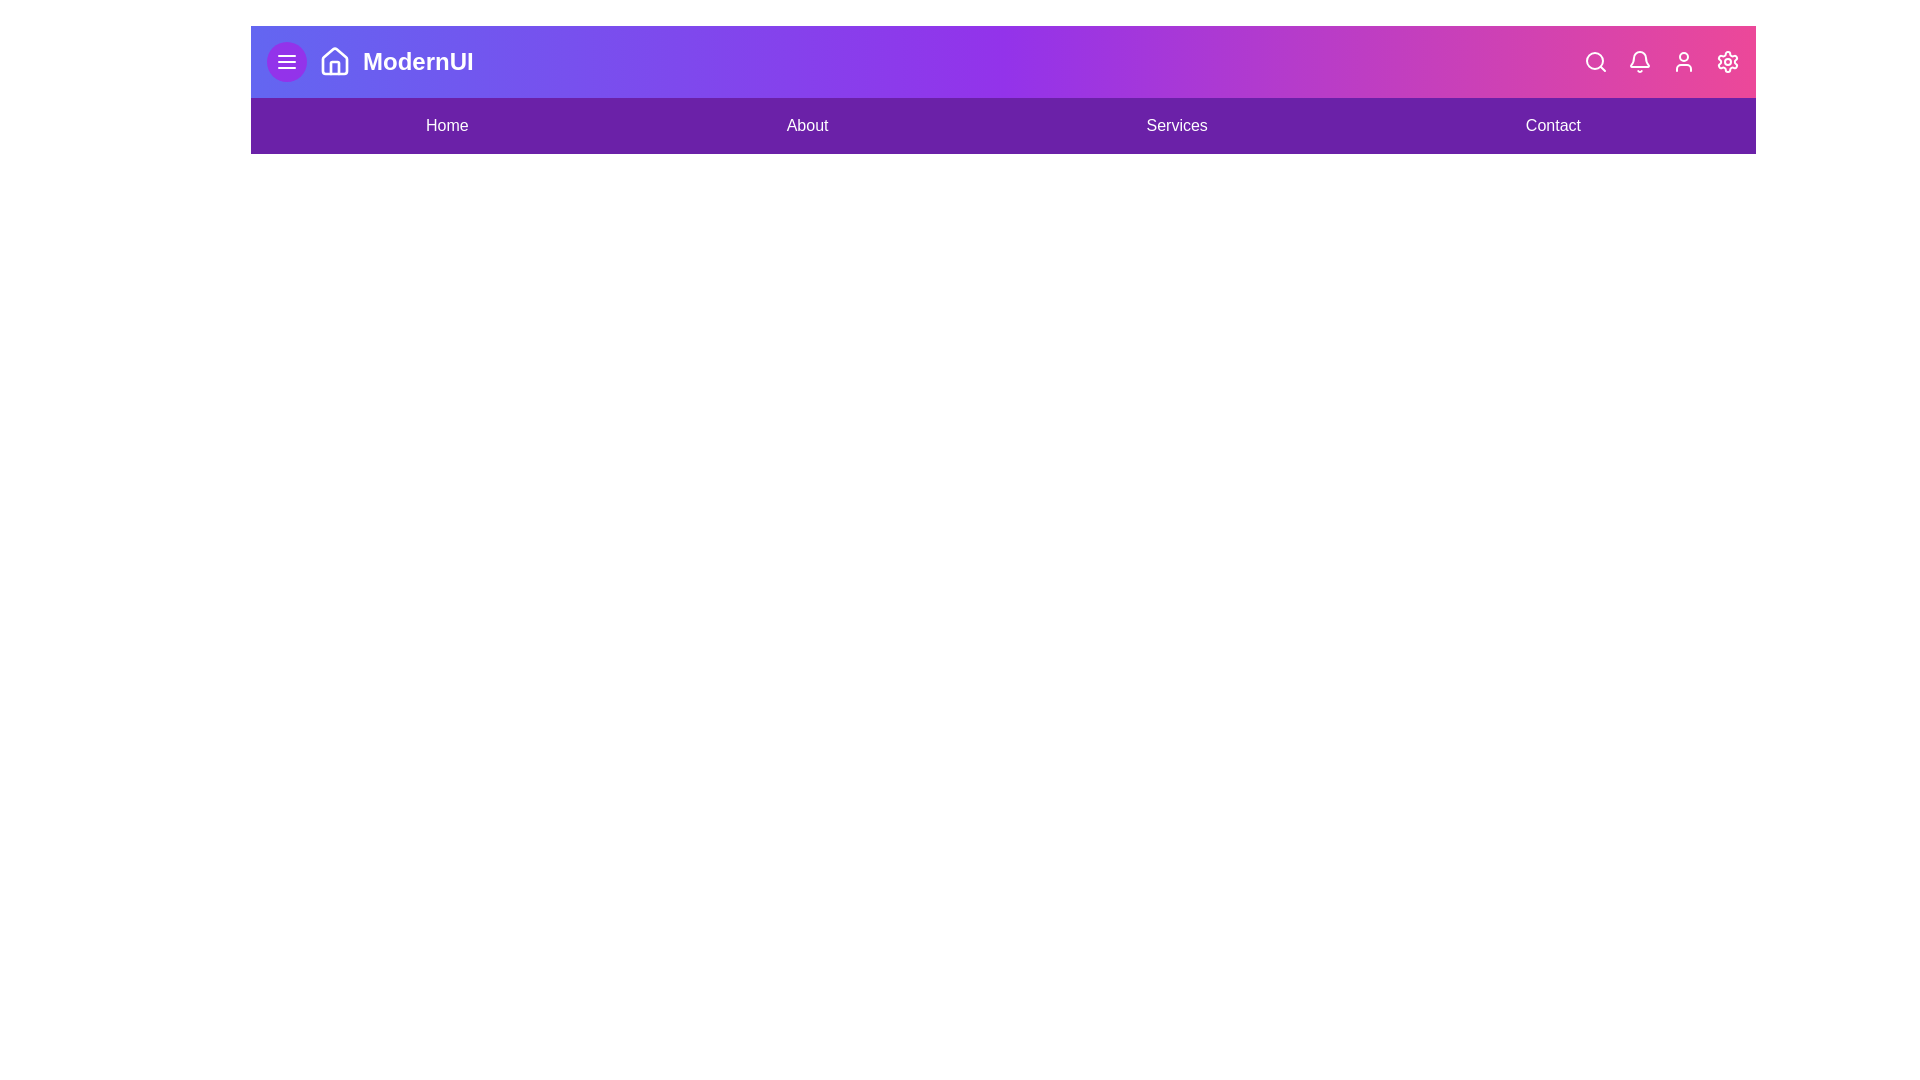 The height and width of the screenshot is (1080, 1920). What do you see at coordinates (1683, 60) in the screenshot?
I see `the User icon on the right side of the bar` at bounding box center [1683, 60].